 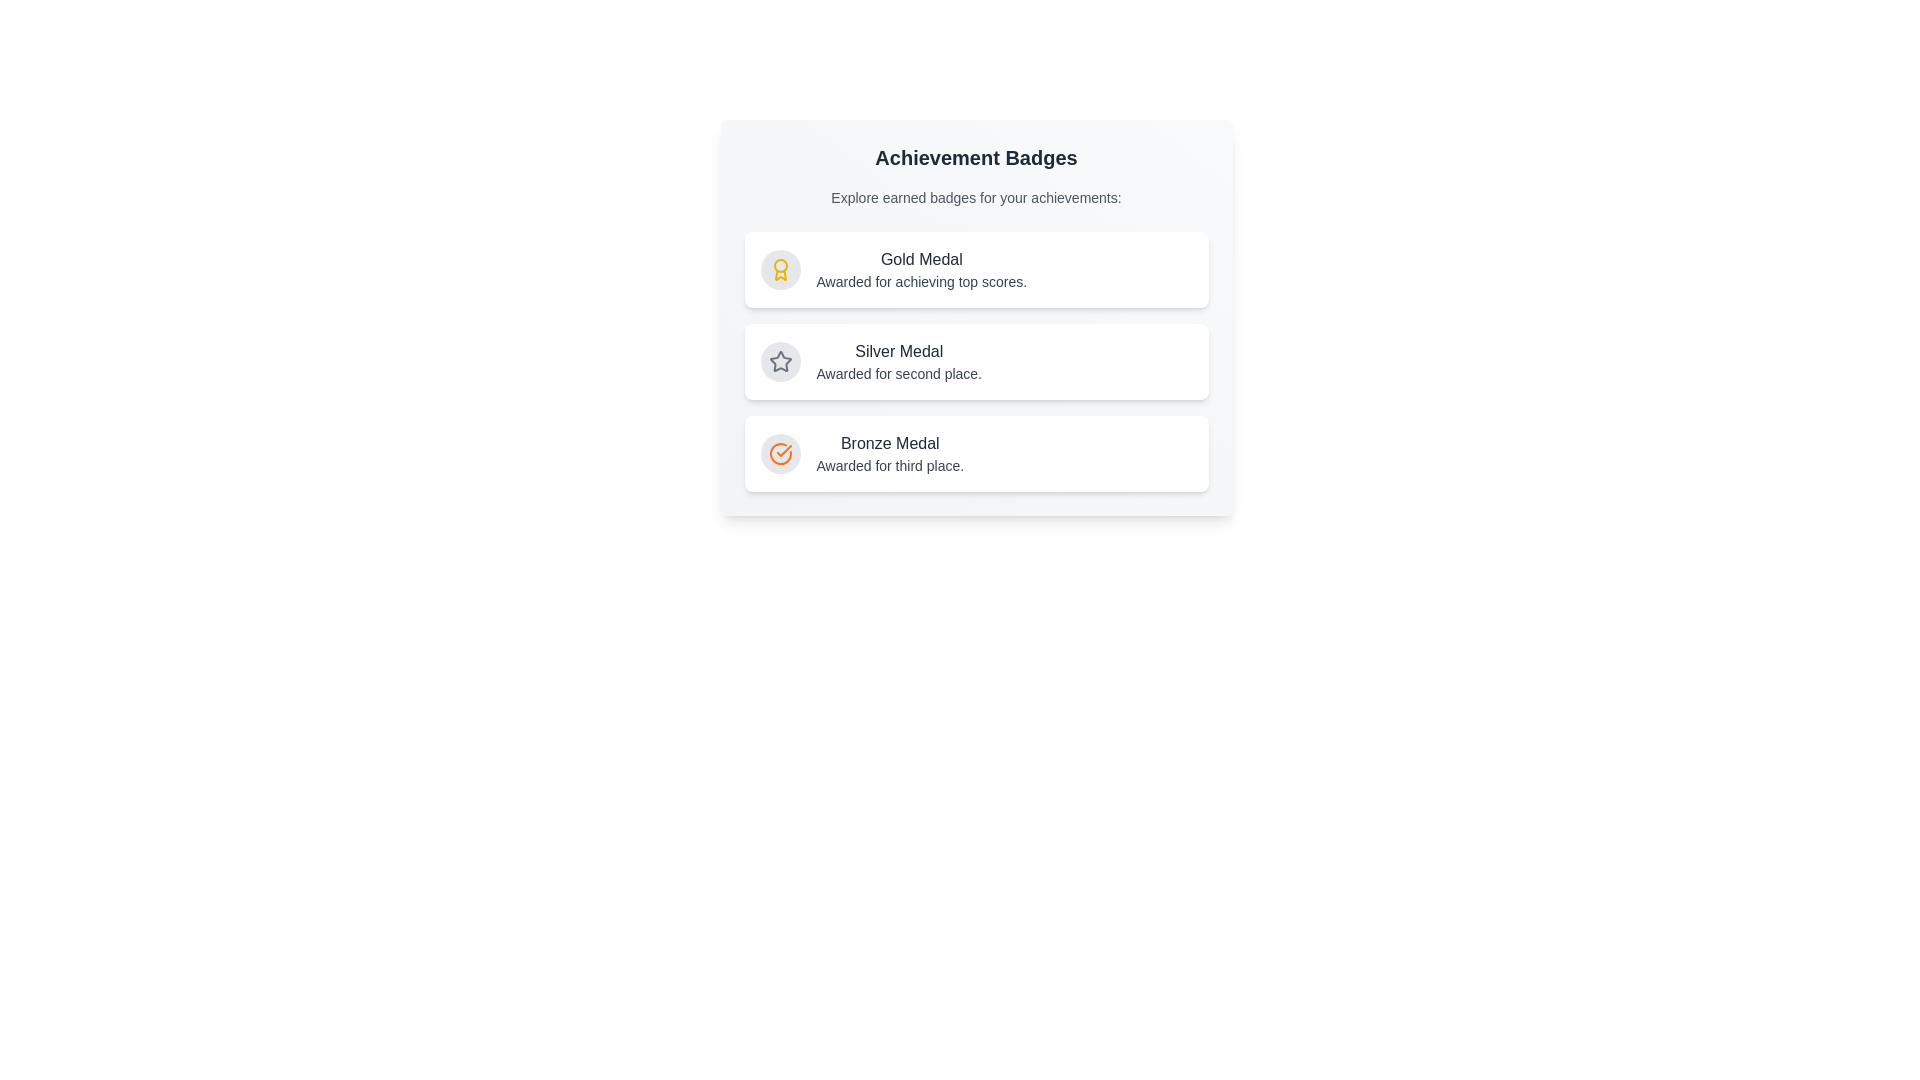 What do you see at coordinates (898, 374) in the screenshot?
I see `the descriptive text label providing additional information about the 'Silver Medal' award, which is located directly below the 'Silver Medal' text` at bounding box center [898, 374].